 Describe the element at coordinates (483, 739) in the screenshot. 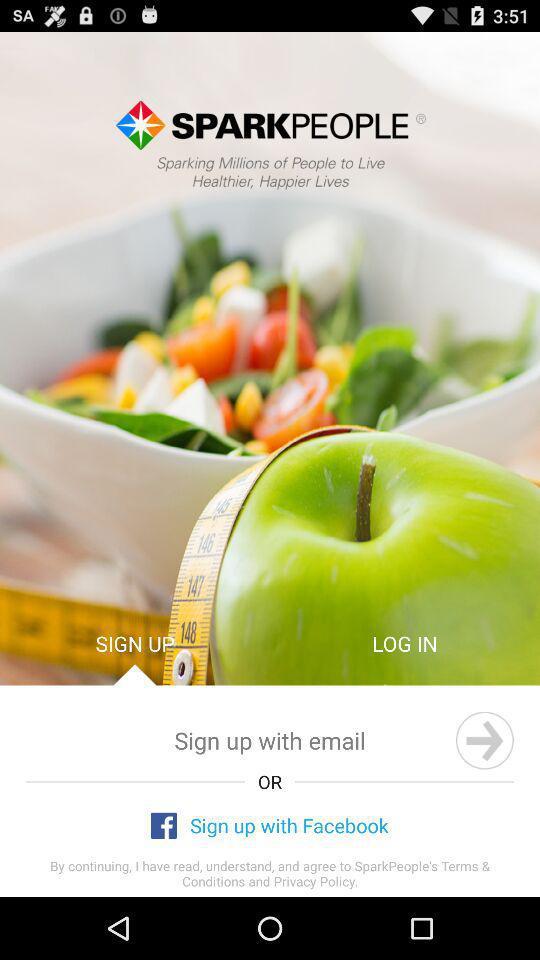

I see `this button in next page` at that location.